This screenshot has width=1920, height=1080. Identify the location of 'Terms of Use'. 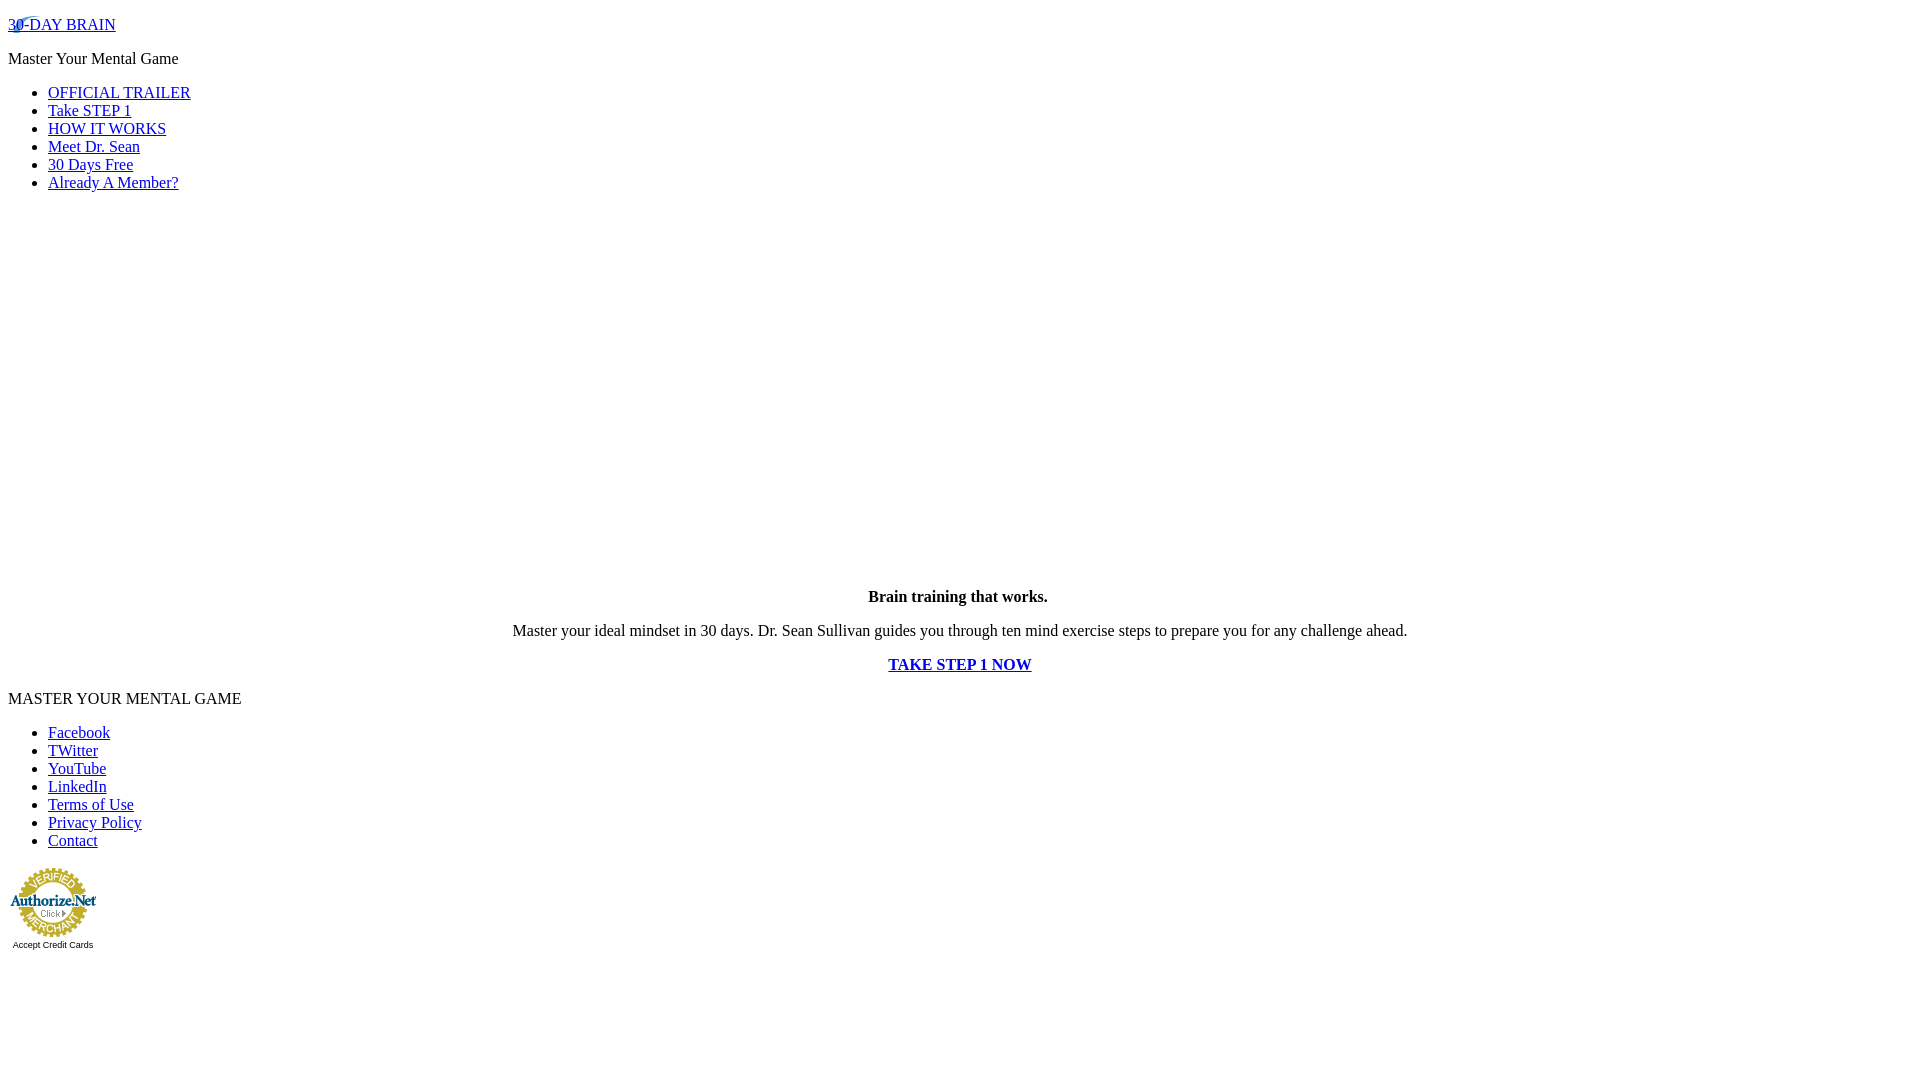
(48, 803).